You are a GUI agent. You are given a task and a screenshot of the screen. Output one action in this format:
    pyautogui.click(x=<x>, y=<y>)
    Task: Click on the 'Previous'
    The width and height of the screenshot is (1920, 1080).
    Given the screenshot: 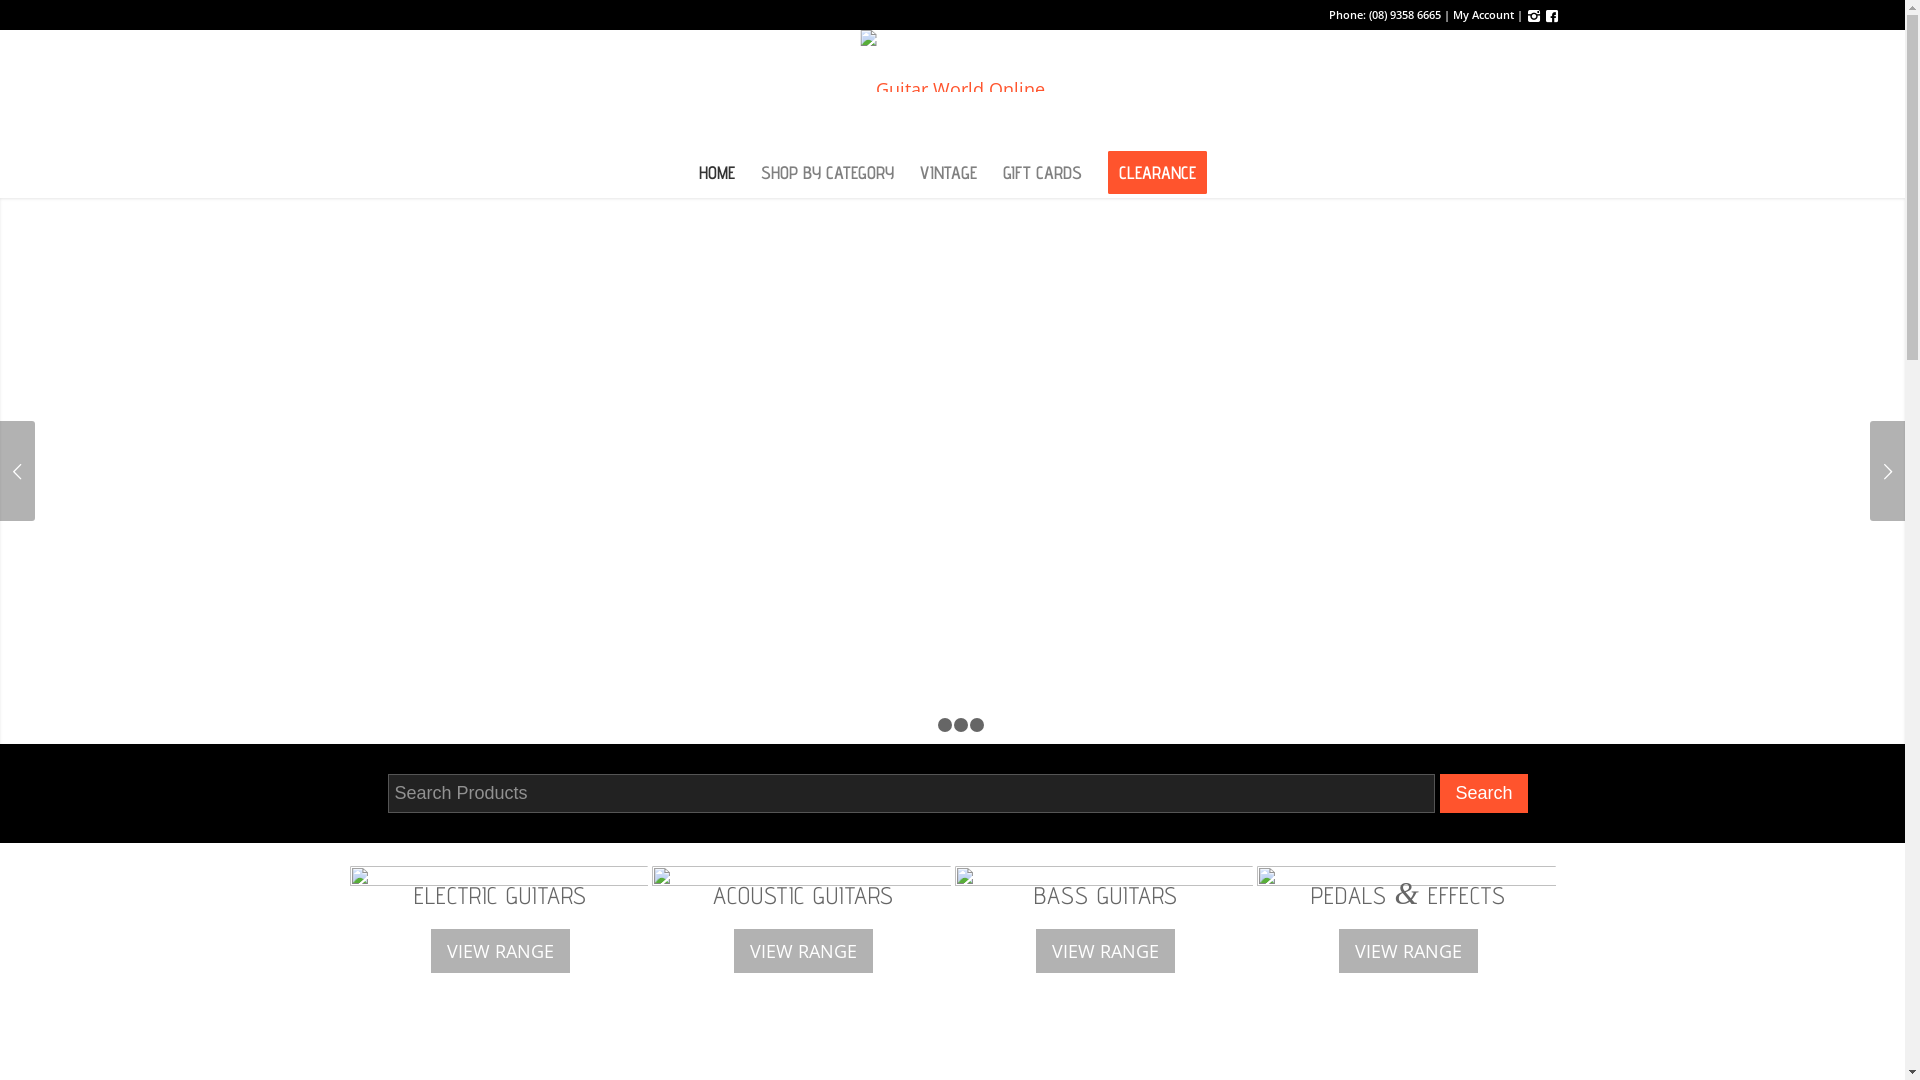 What is the action you would take?
    pyautogui.click(x=0, y=470)
    